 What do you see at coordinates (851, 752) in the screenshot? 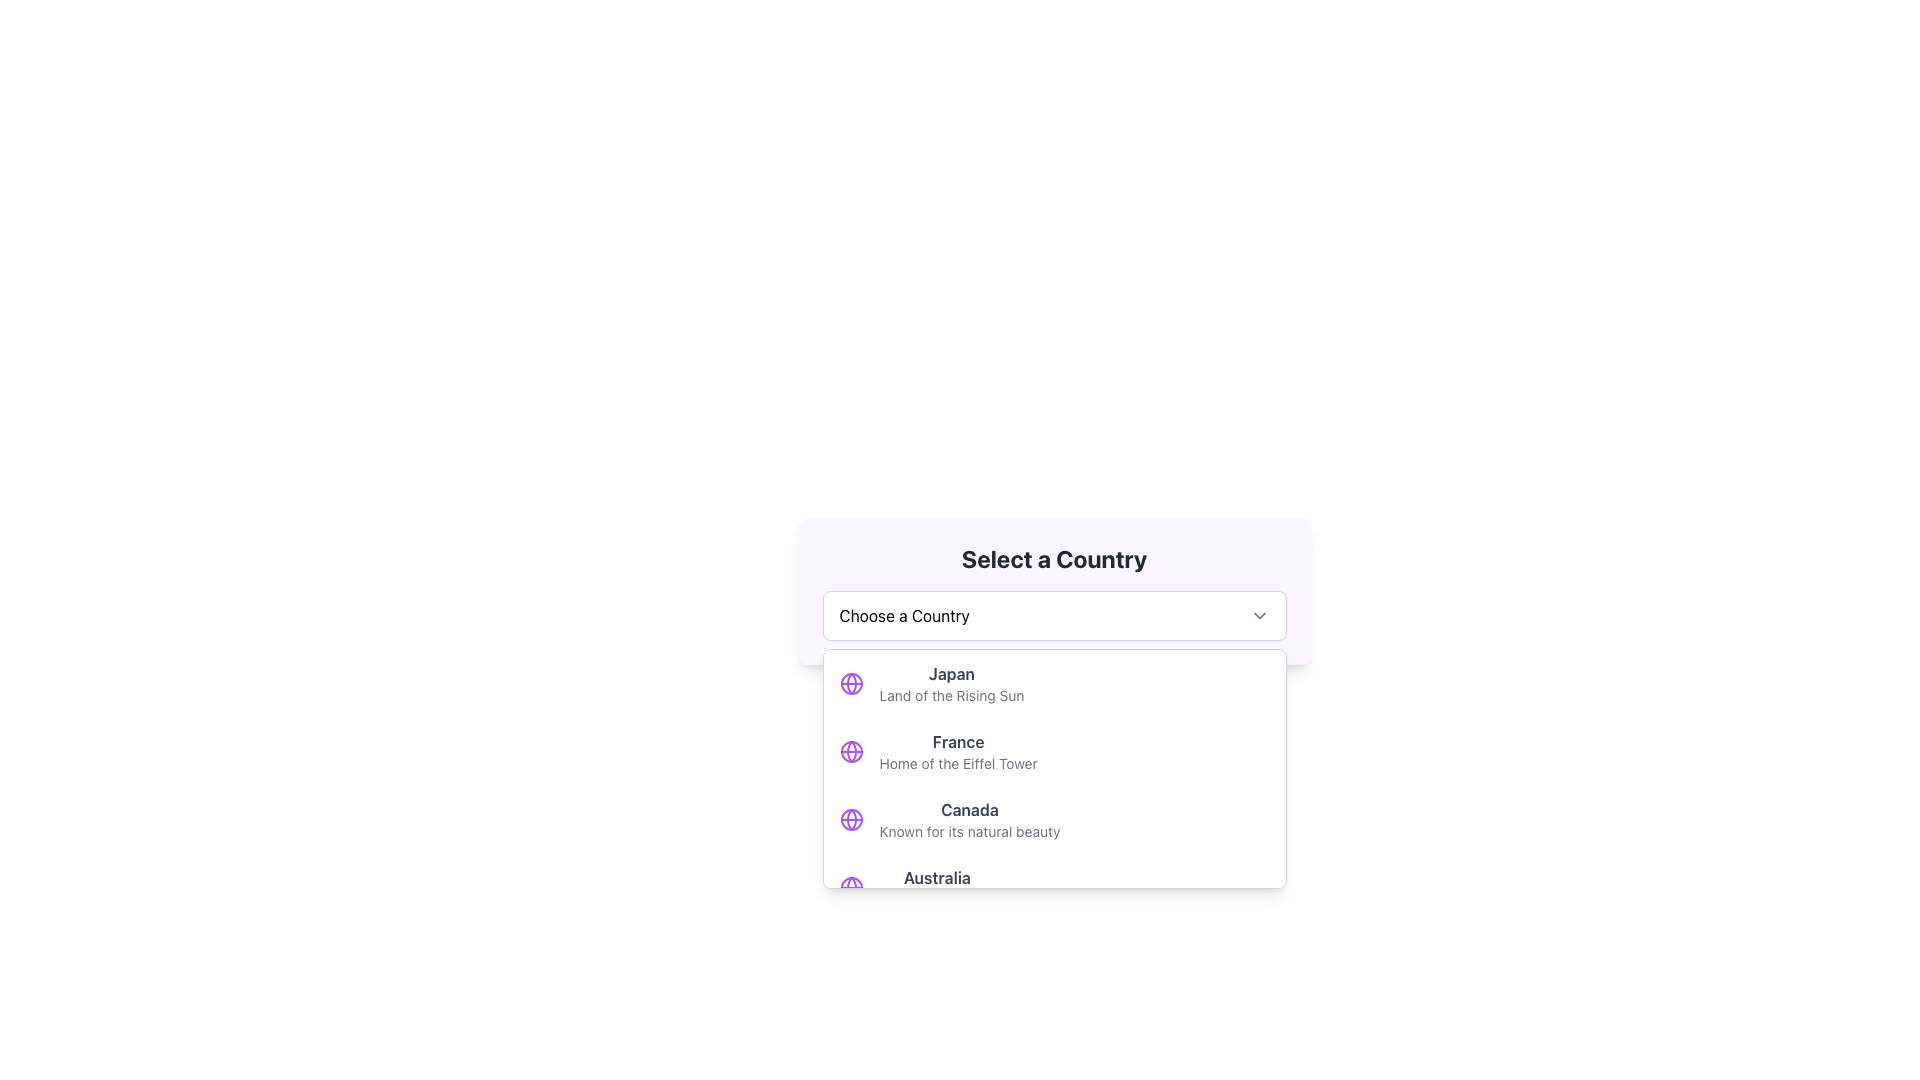
I see `the purple globe icon representing 'France' in the country selection dropdown, which is located to the far left of the text 'France Home of the Eiffel Tower'` at bounding box center [851, 752].